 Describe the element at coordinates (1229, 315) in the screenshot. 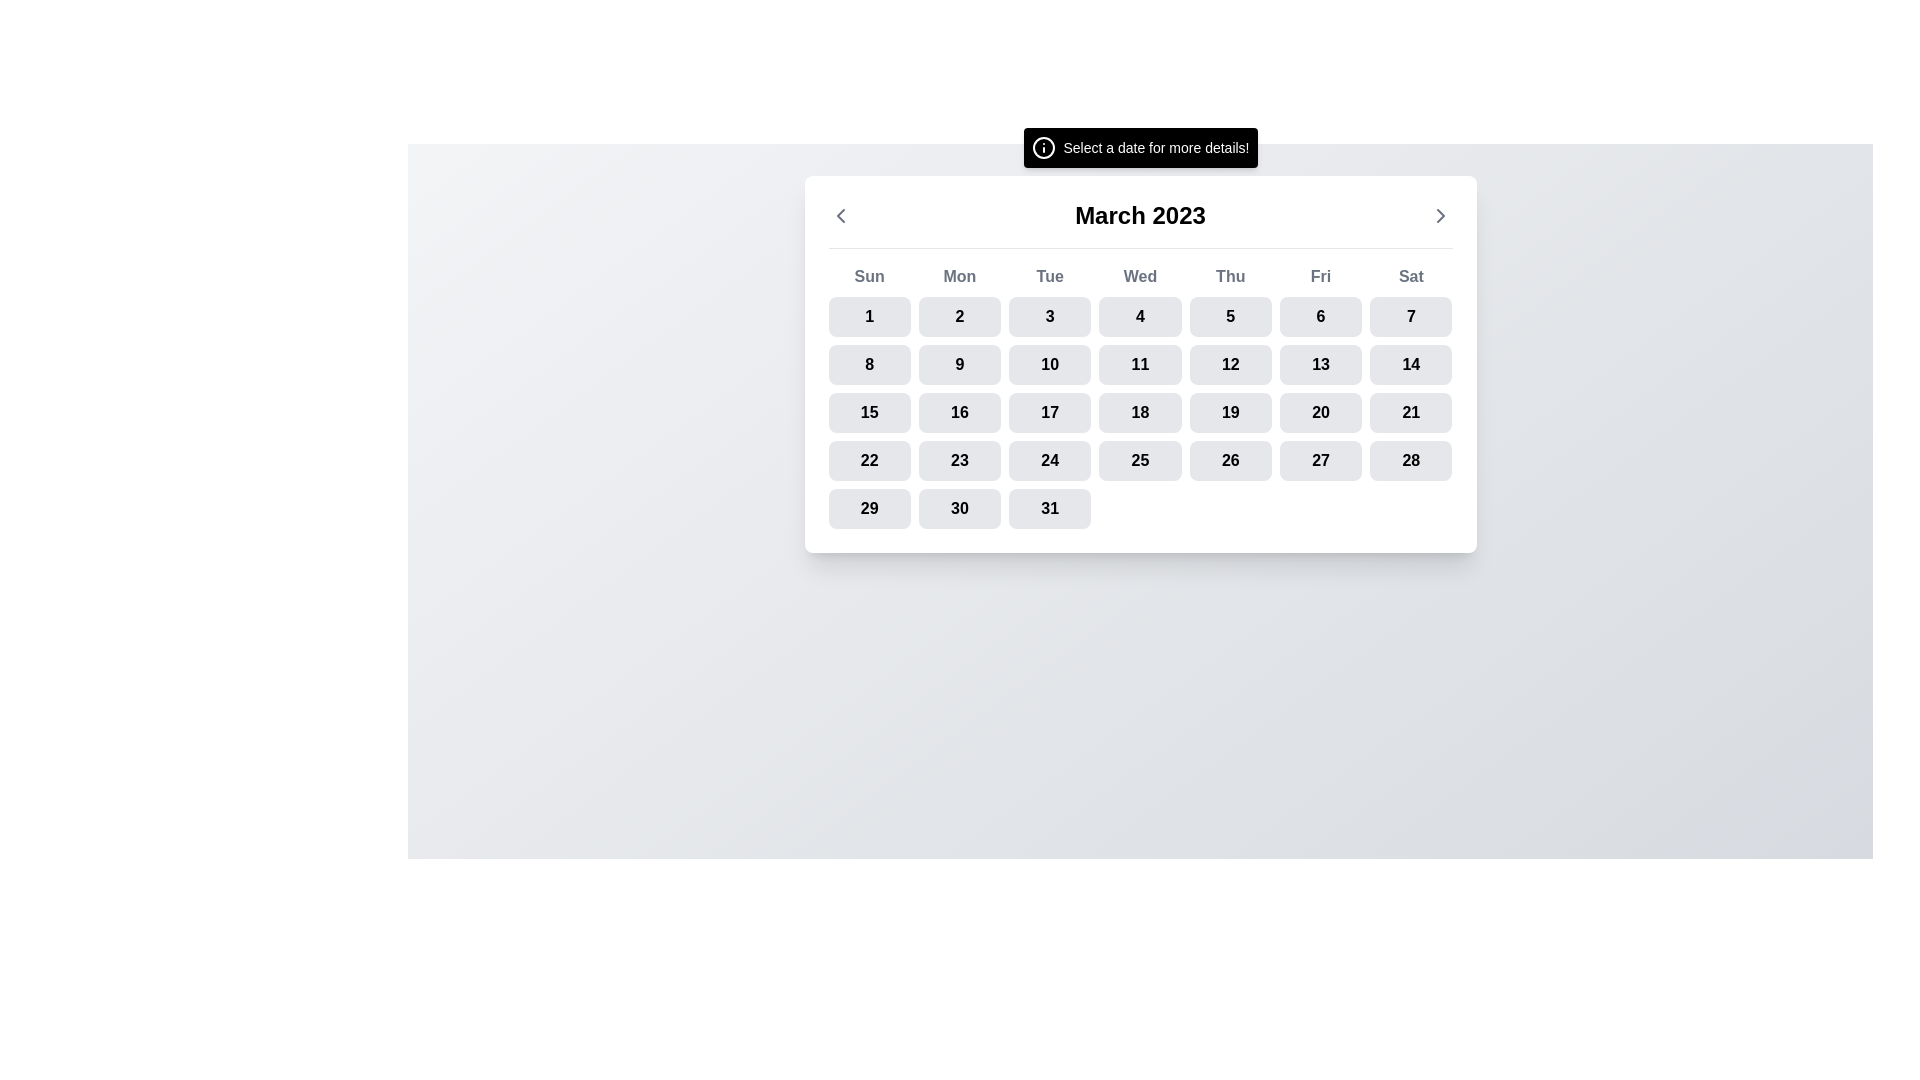

I see `the Day slot in the calendar displaying the number '5', which is a rectangular button with a gray background and rounded corners, located under the 'Thu' header` at that location.